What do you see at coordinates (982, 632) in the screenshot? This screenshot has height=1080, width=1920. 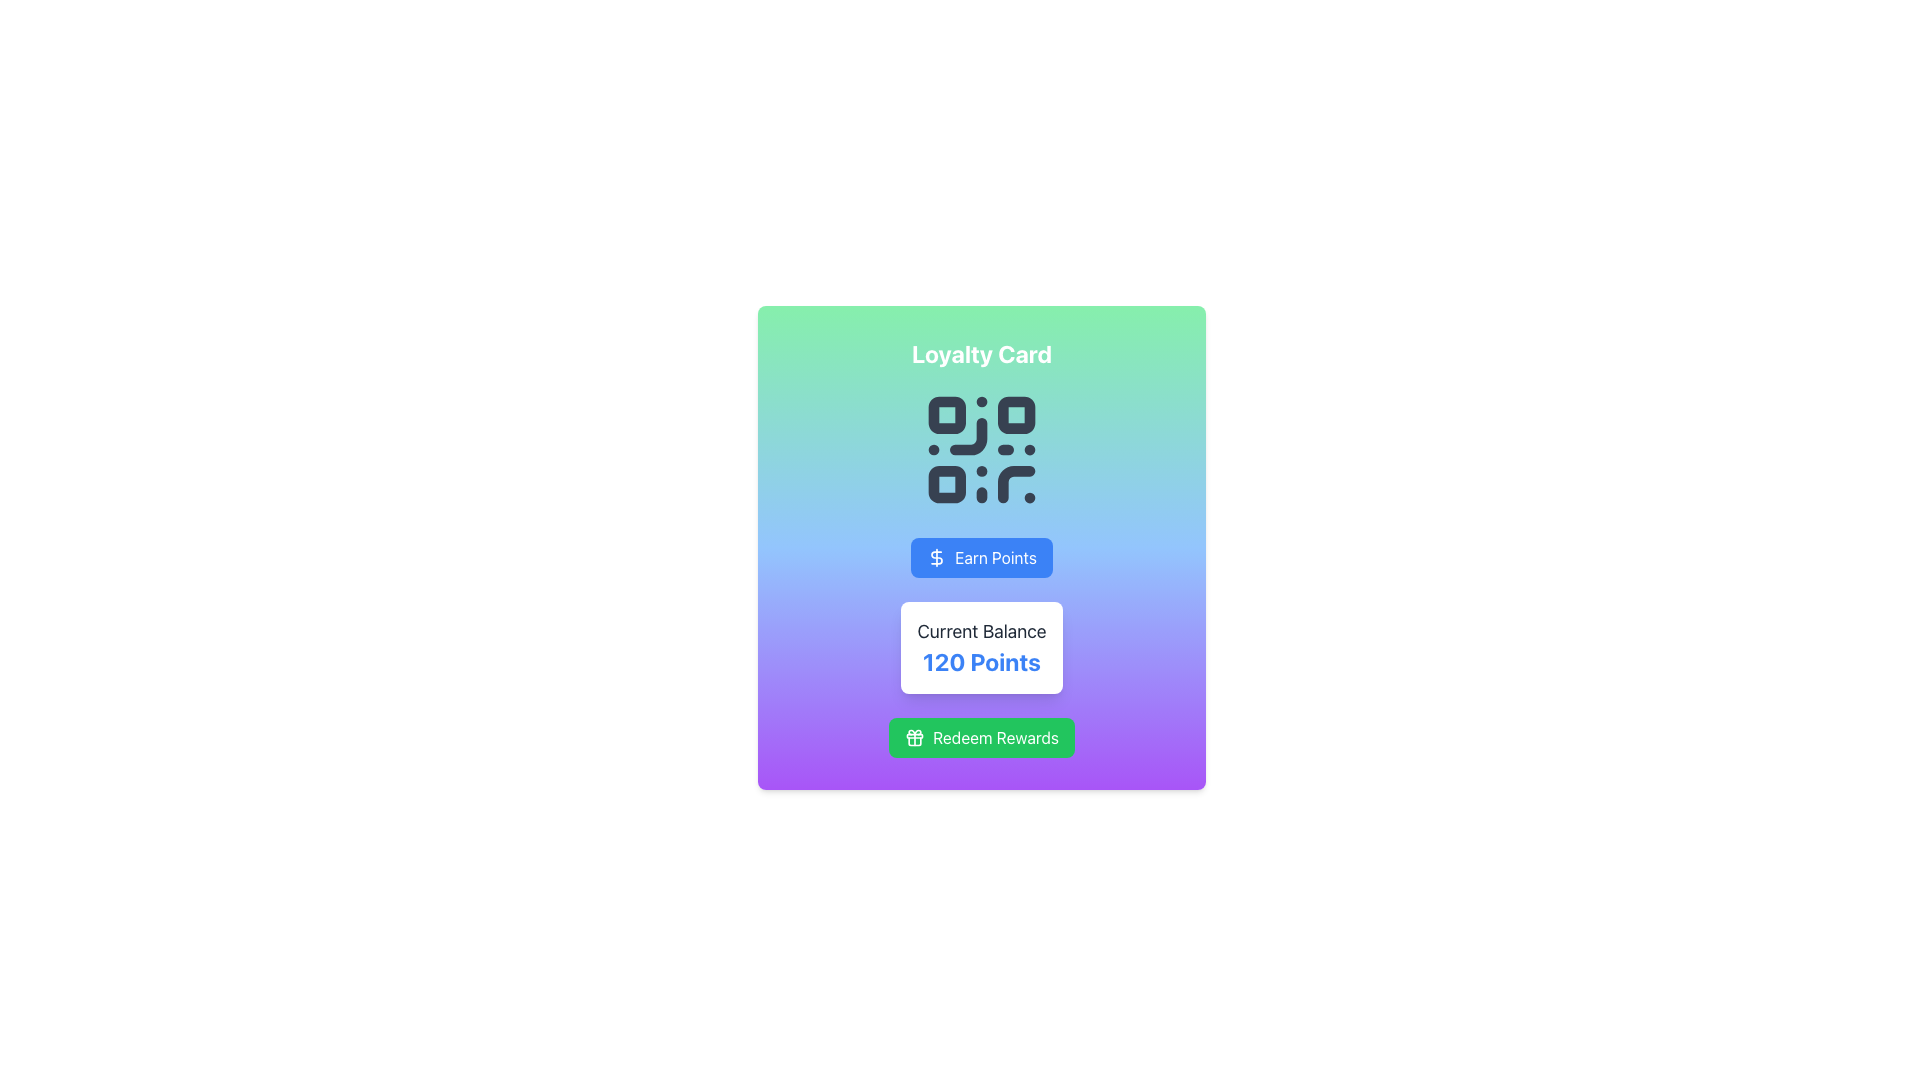 I see `the 'Current Balance' text display element, which is the upper text within a small white card showing '120 Points'` at bounding box center [982, 632].